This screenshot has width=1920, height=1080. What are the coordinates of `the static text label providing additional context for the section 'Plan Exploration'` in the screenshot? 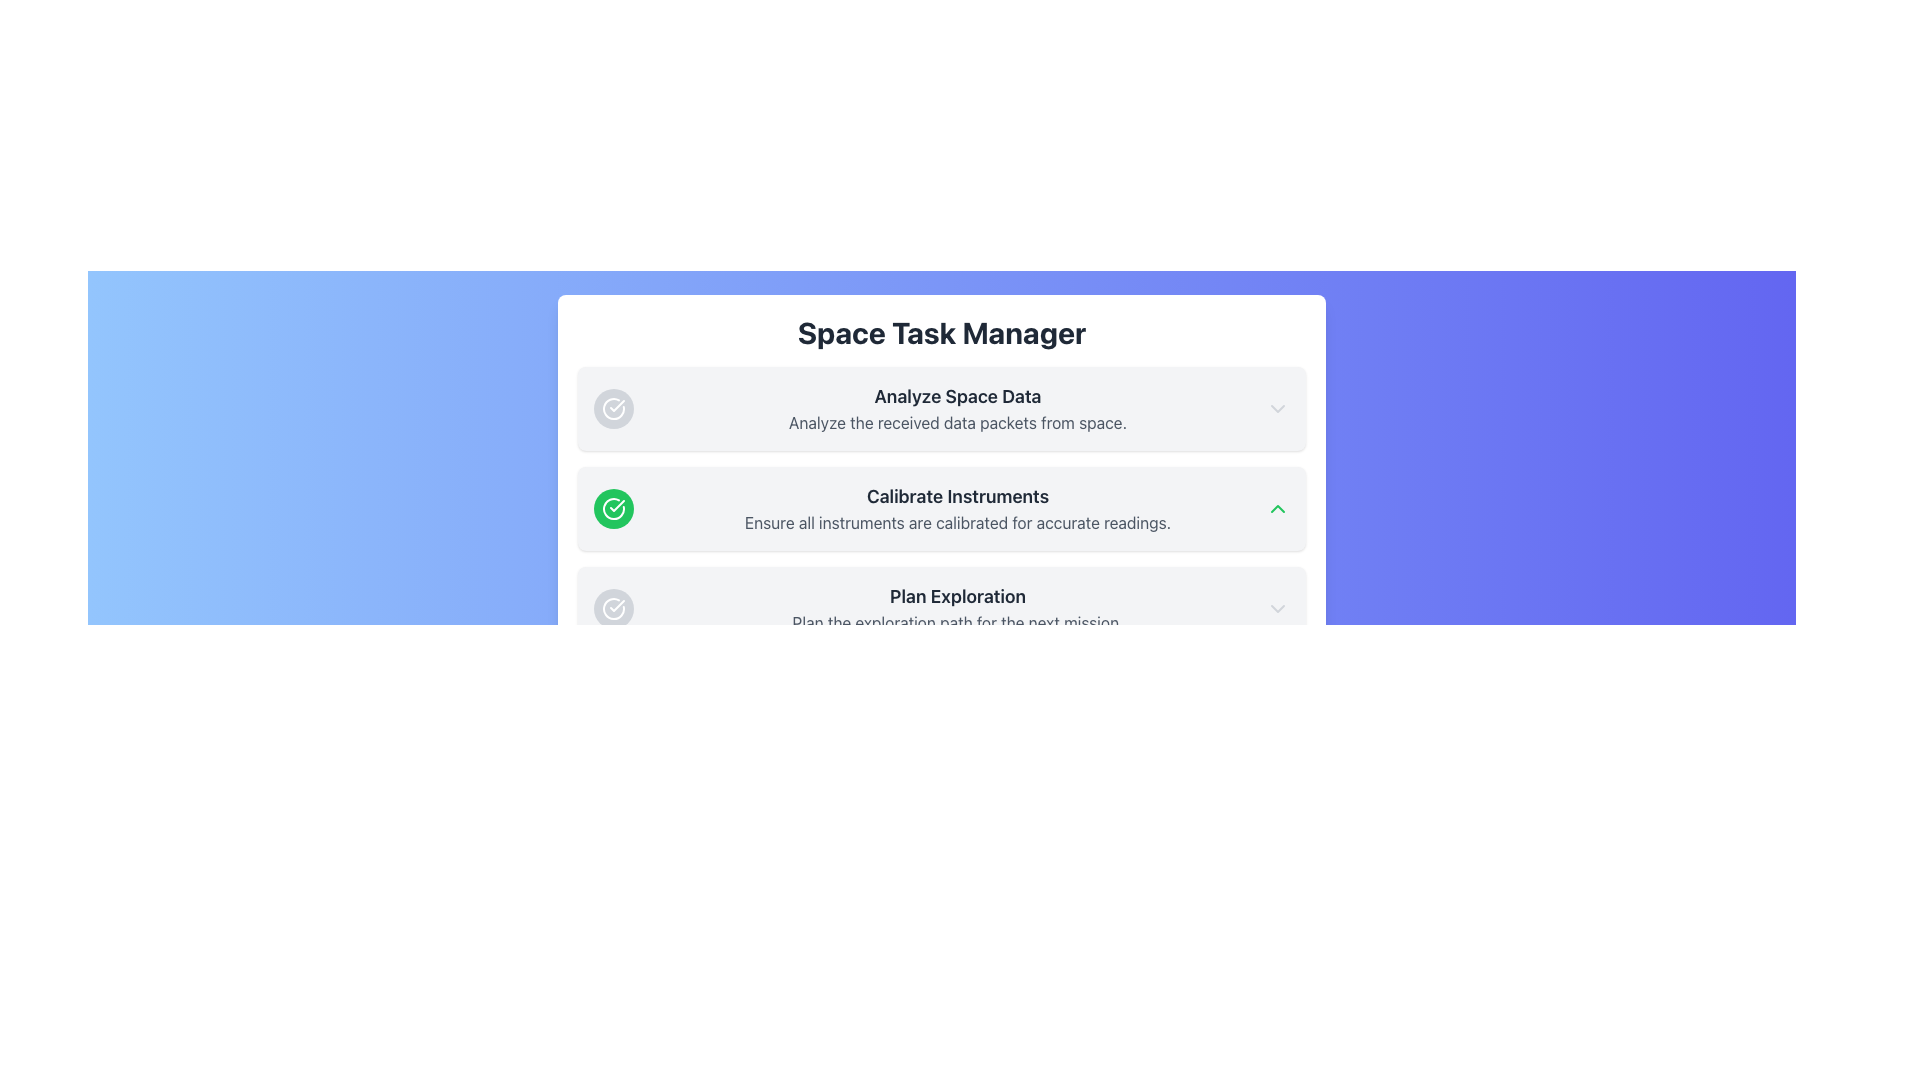 It's located at (957, 622).